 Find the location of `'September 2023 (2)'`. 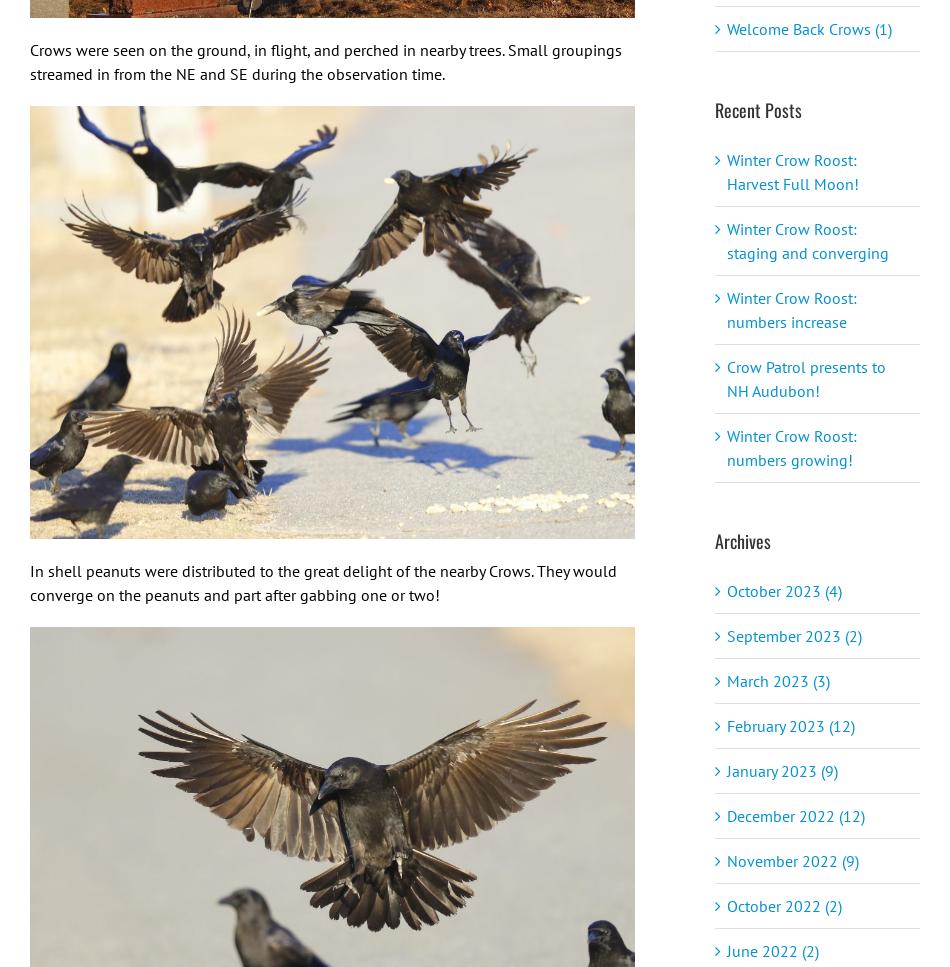

'September 2023 (2)' is located at coordinates (793, 634).